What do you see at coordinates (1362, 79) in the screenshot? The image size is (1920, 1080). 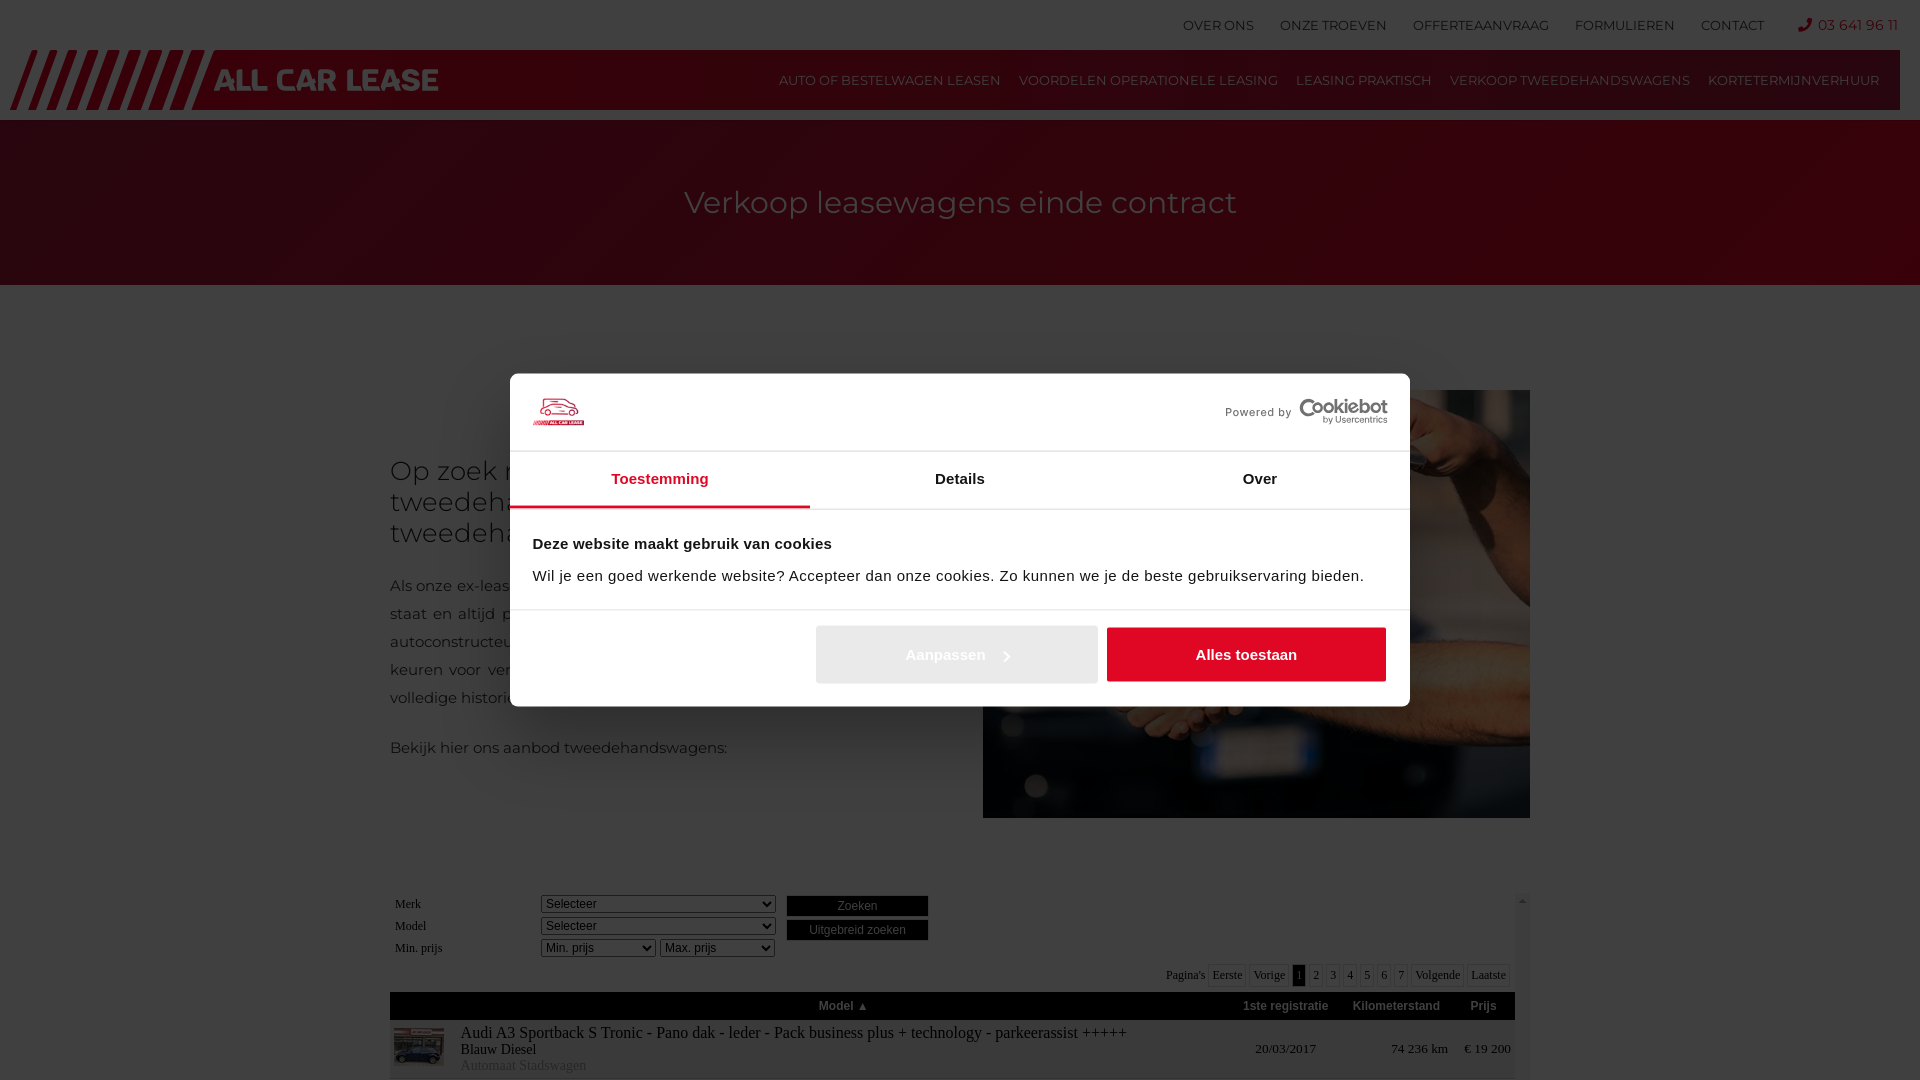 I see `'LEASING PRAKTISCH'` at bounding box center [1362, 79].